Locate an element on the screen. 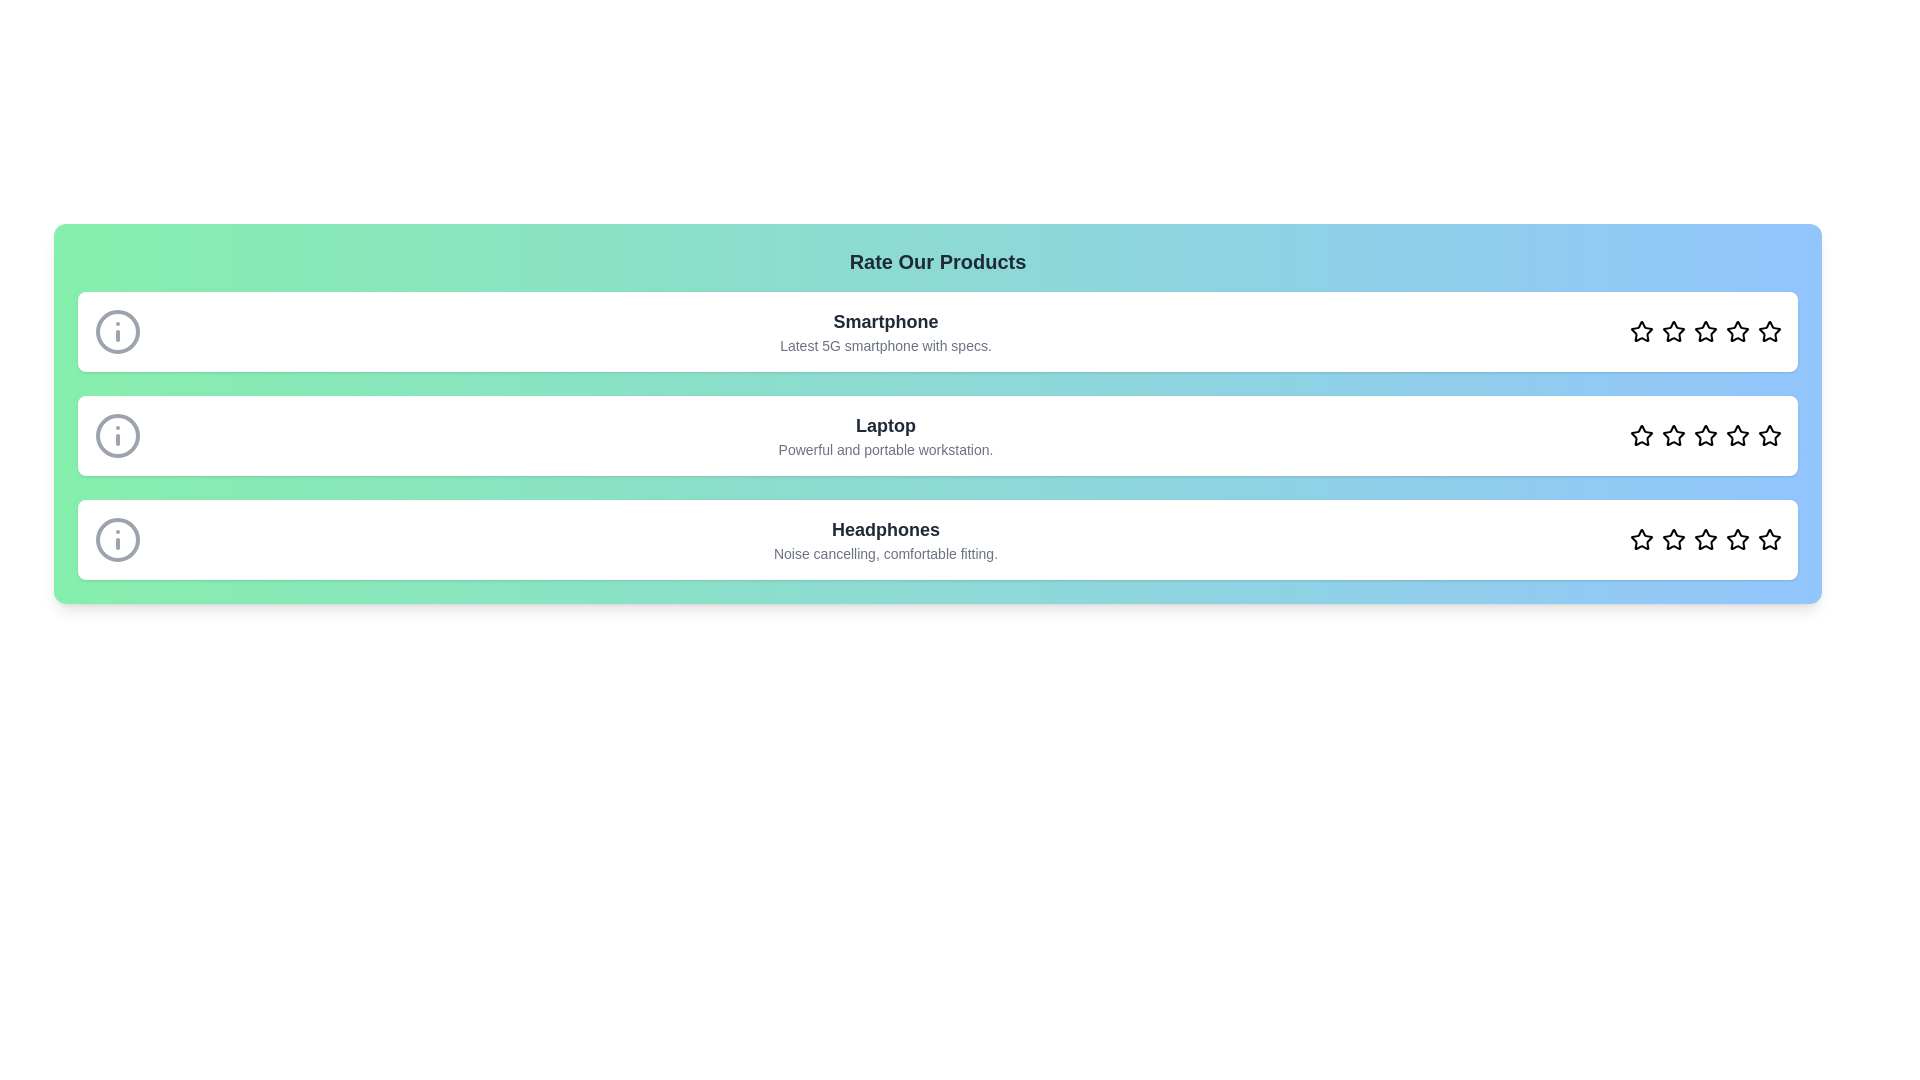  the 'Laptop' text label, which is prominently displayed in bold and enlarged font is located at coordinates (885, 424).